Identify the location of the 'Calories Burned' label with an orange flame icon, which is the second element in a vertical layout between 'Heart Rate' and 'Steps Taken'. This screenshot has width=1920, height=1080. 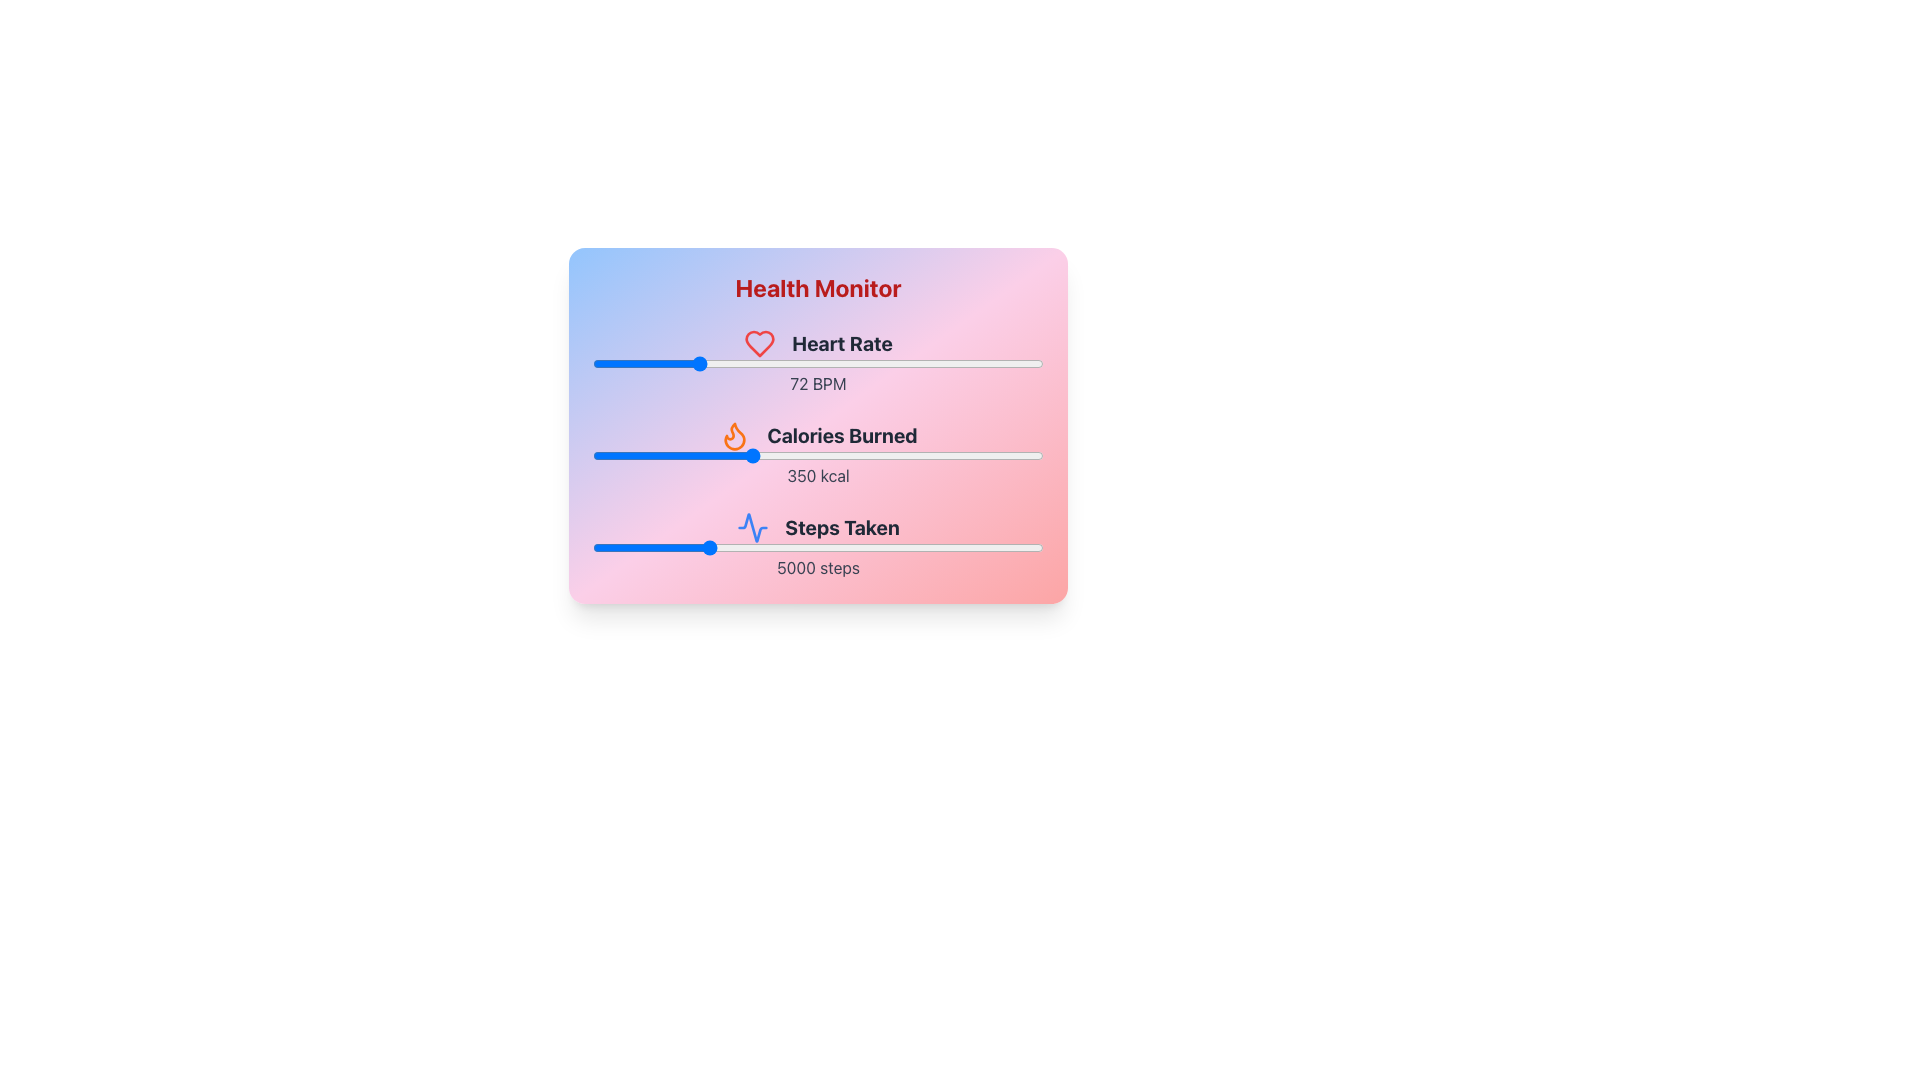
(818, 434).